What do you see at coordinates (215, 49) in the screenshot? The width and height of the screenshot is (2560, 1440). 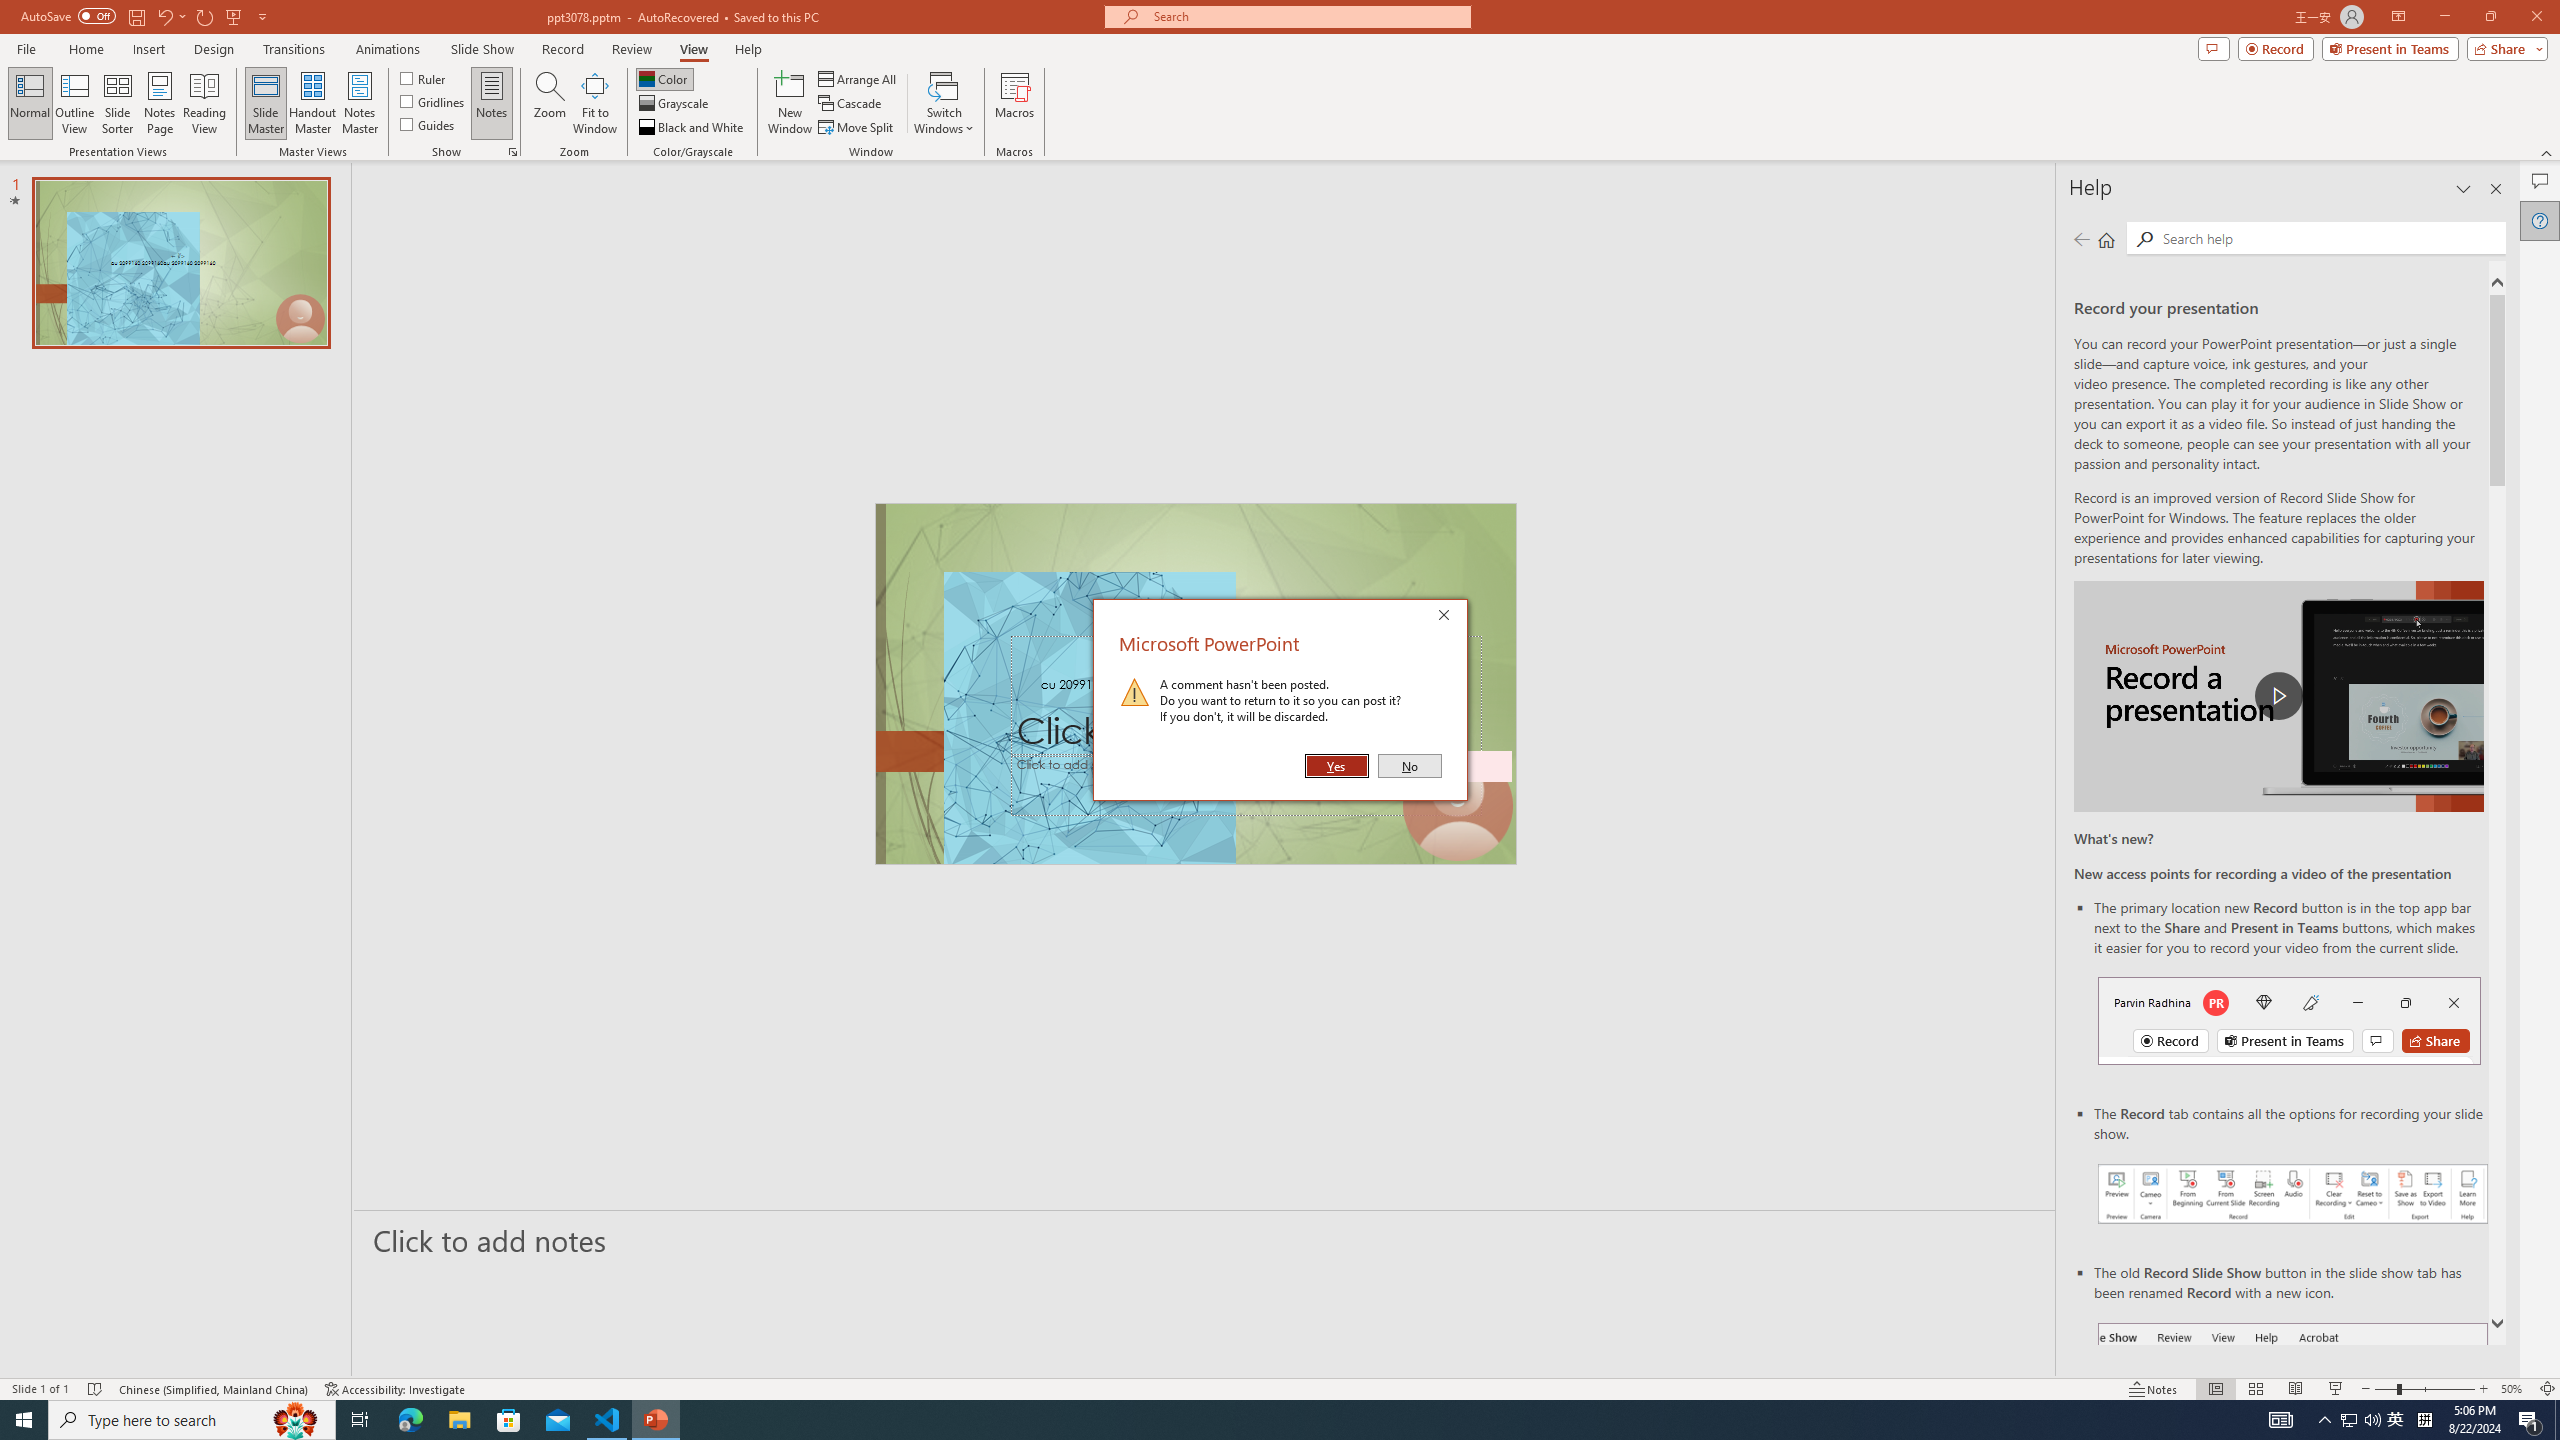 I see `'Design'` at bounding box center [215, 49].